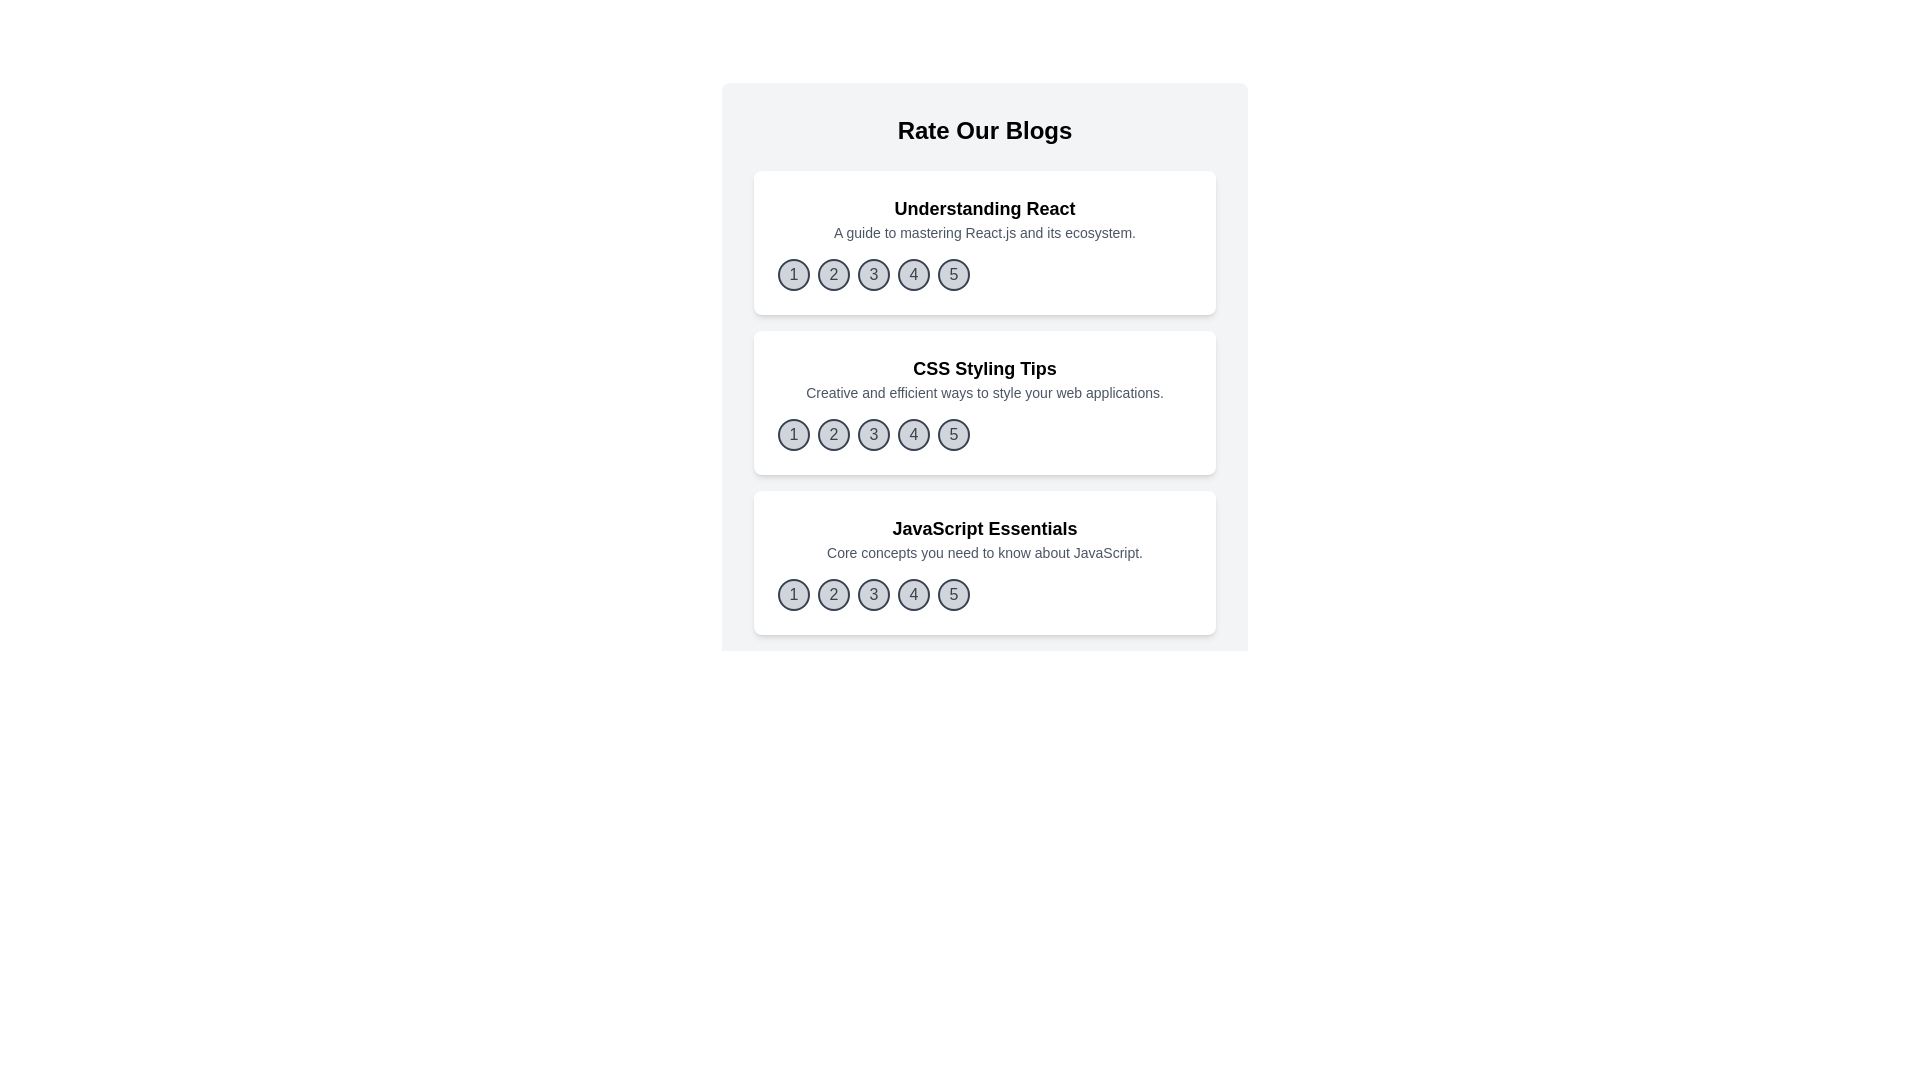 Image resolution: width=1920 pixels, height=1080 pixels. Describe the element at coordinates (834, 593) in the screenshot. I see `the rating button corresponding to 2 for the blog titled 'JavaScript Essentials'` at that location.